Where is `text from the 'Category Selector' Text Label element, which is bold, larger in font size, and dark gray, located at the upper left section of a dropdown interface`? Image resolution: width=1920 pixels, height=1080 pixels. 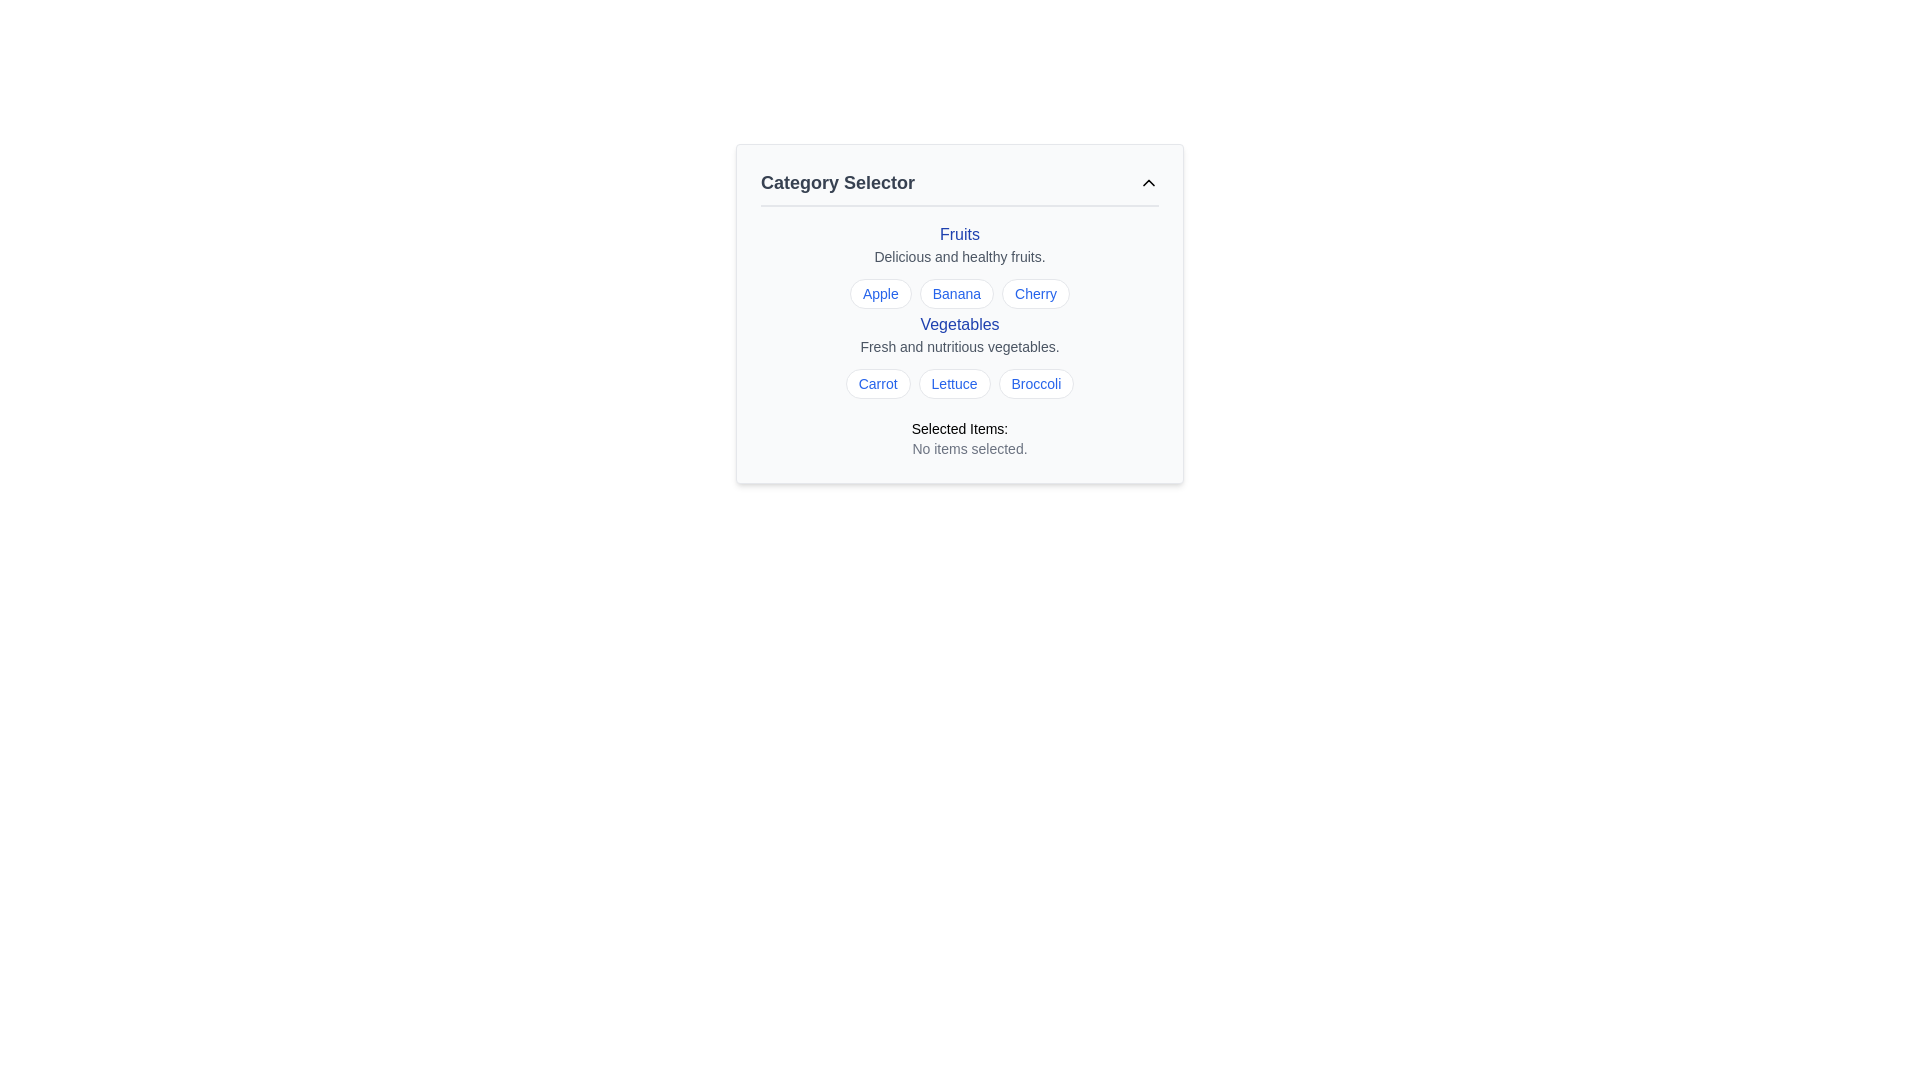 text from the 'Category Selector' Text Label element, which is bold, larger in font size, and dark gray, located at the upper left section of a dropdown interface is located at coordinates (838, 182).